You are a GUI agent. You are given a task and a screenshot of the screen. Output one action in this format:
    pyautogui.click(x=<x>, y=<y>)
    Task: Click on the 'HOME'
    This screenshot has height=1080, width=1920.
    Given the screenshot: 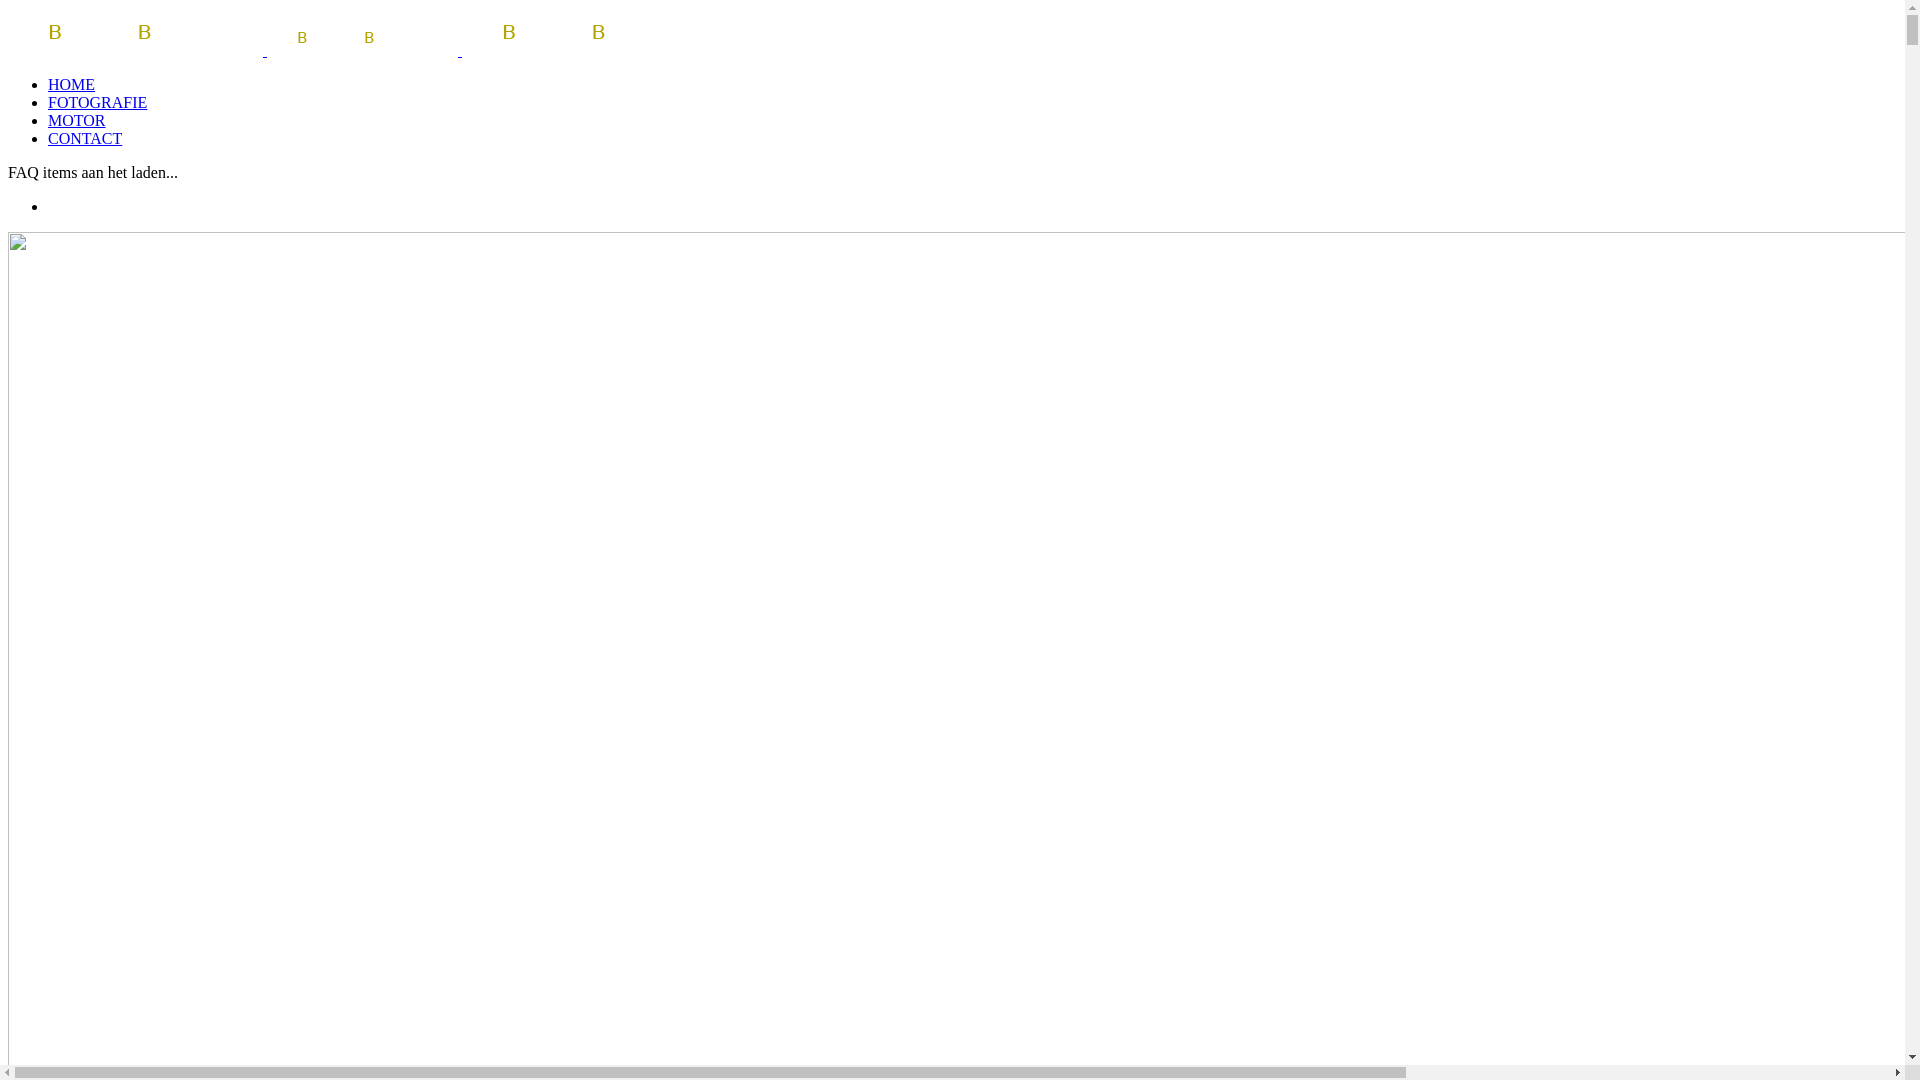 What is the action you would take?
    pyautogui.click(x=48, y=83)
    